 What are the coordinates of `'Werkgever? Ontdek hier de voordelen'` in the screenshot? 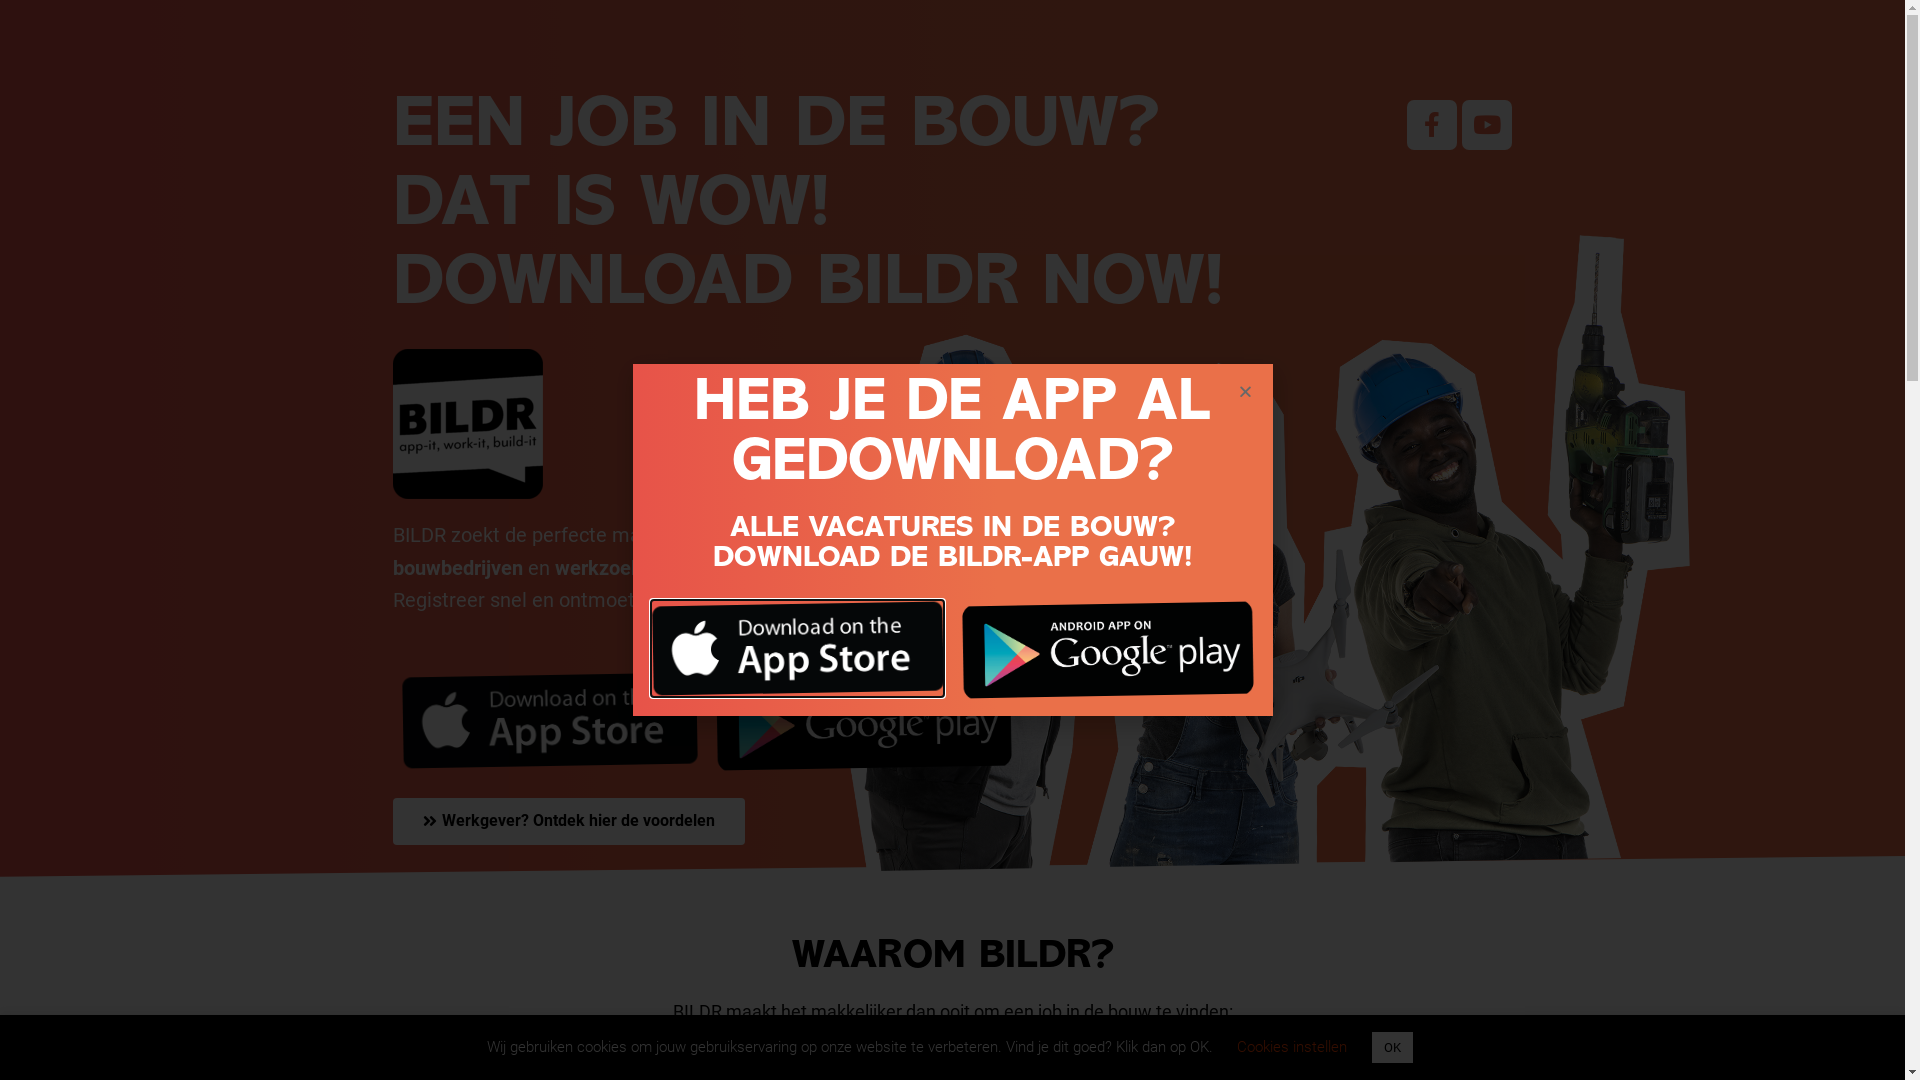 It's located at (566, 821).